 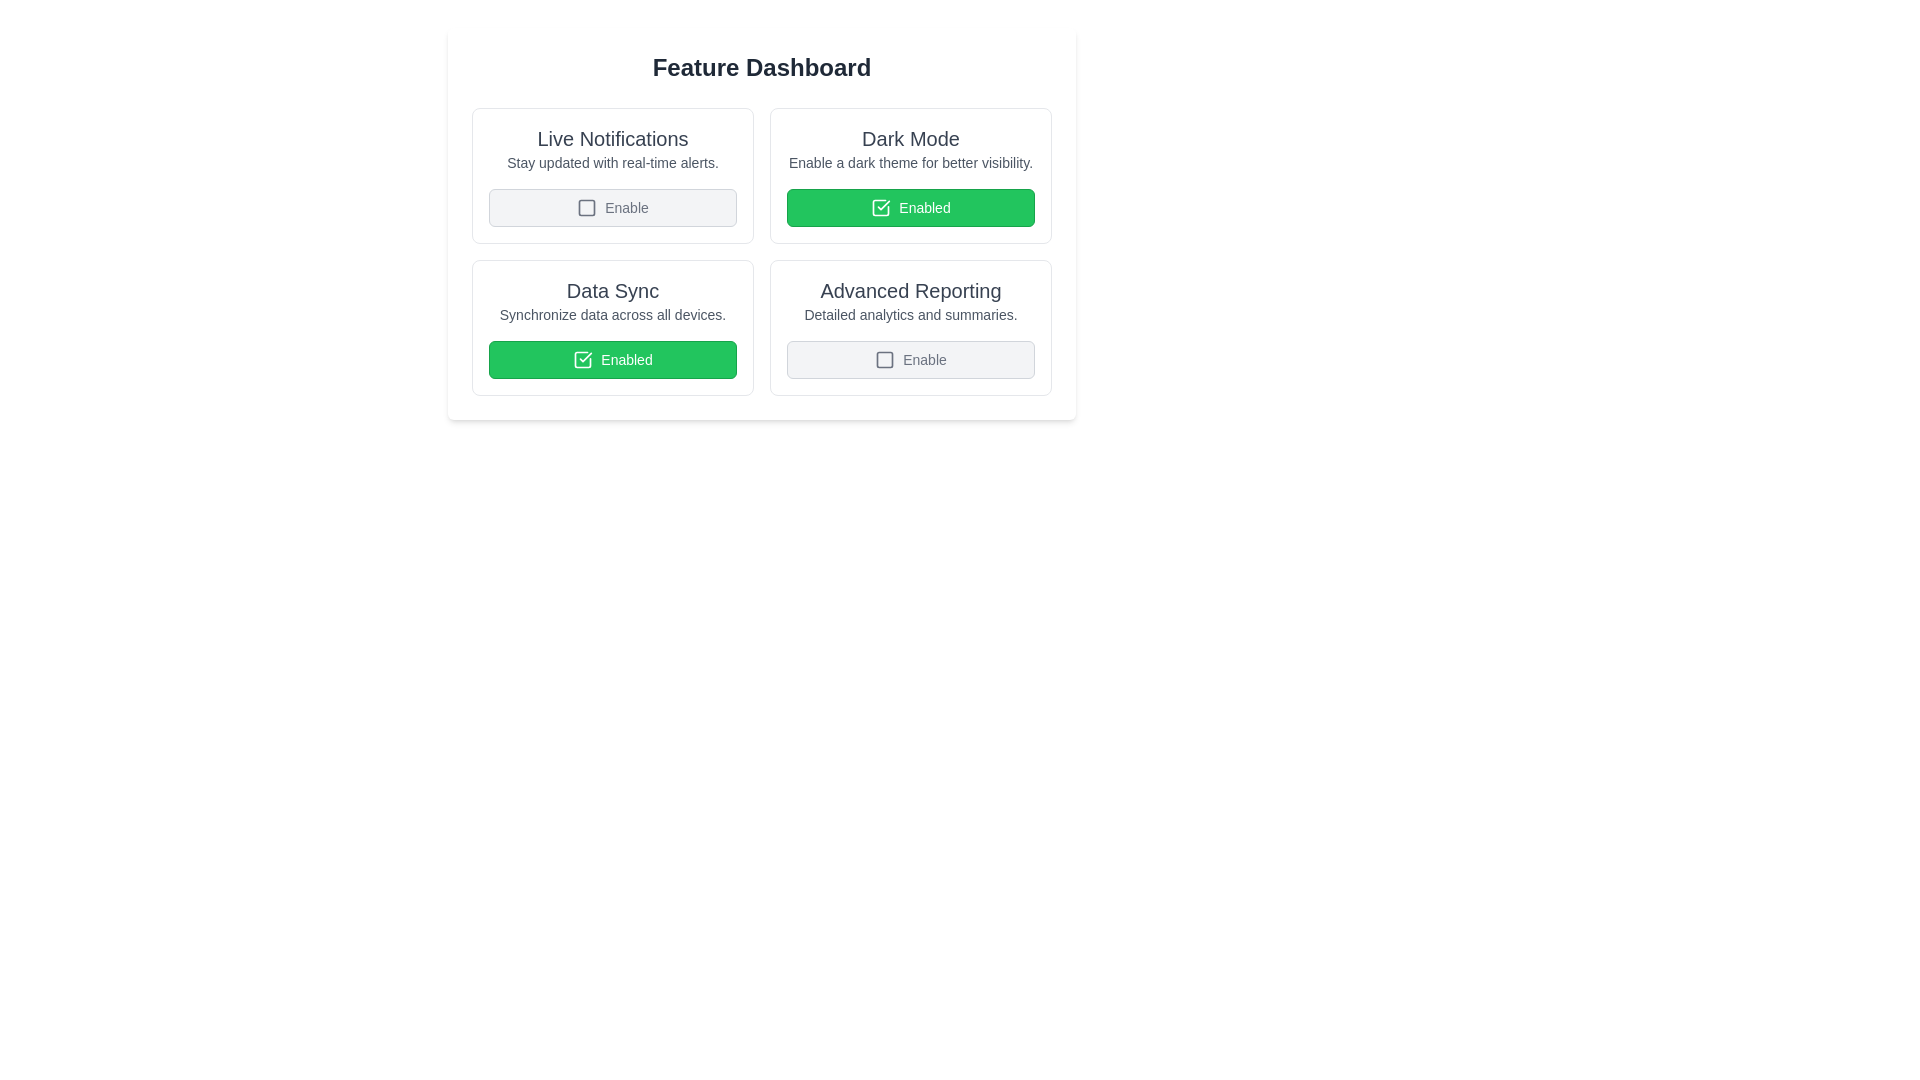 What do you see at coordinates (612, 148) in the screenshot?
I see `the title and subtitle component for the 'Live Notifications' feature located in the top-left card under the 'Feature Dashboard', situated above the 'Enable' button` at bounding box center [612, 148].